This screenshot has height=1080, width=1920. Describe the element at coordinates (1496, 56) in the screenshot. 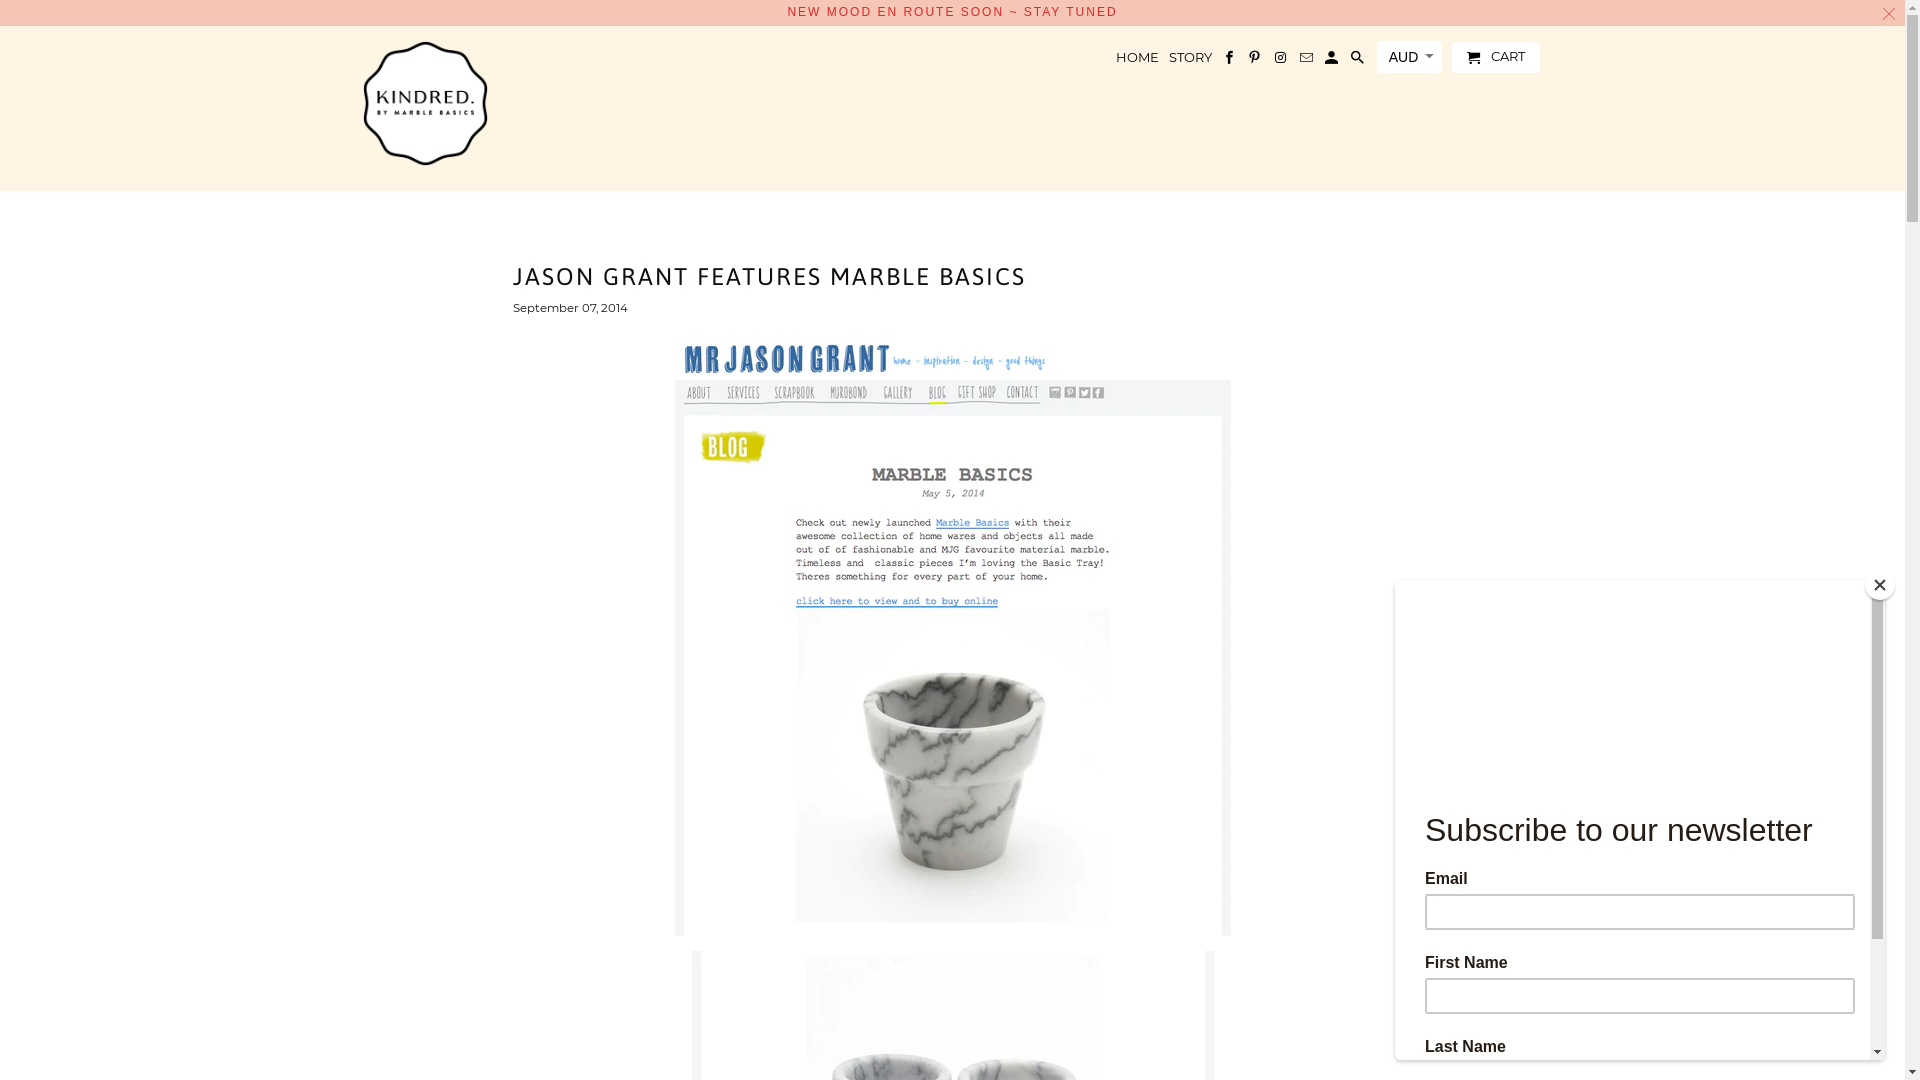

I see `'CART'` at that location.